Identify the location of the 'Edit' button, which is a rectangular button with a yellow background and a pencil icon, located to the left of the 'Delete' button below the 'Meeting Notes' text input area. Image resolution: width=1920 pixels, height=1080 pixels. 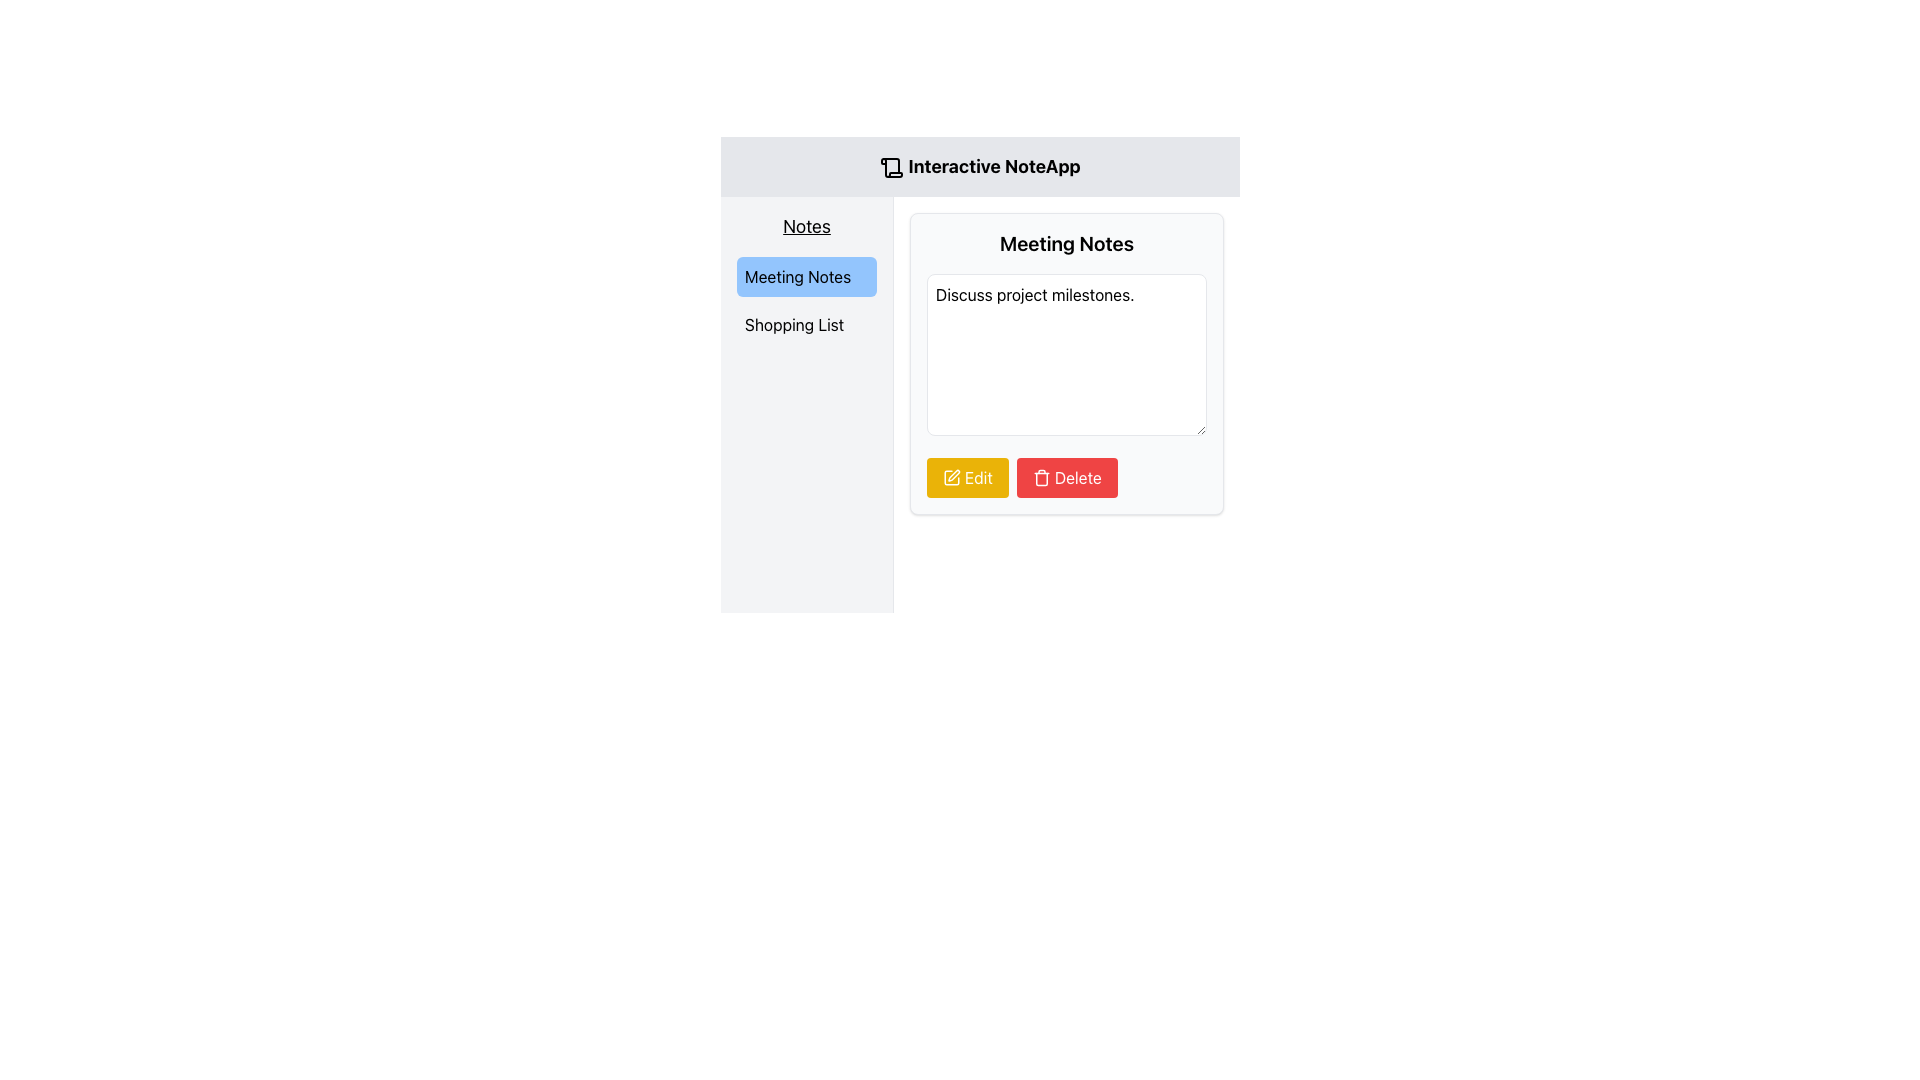
(967, 478).